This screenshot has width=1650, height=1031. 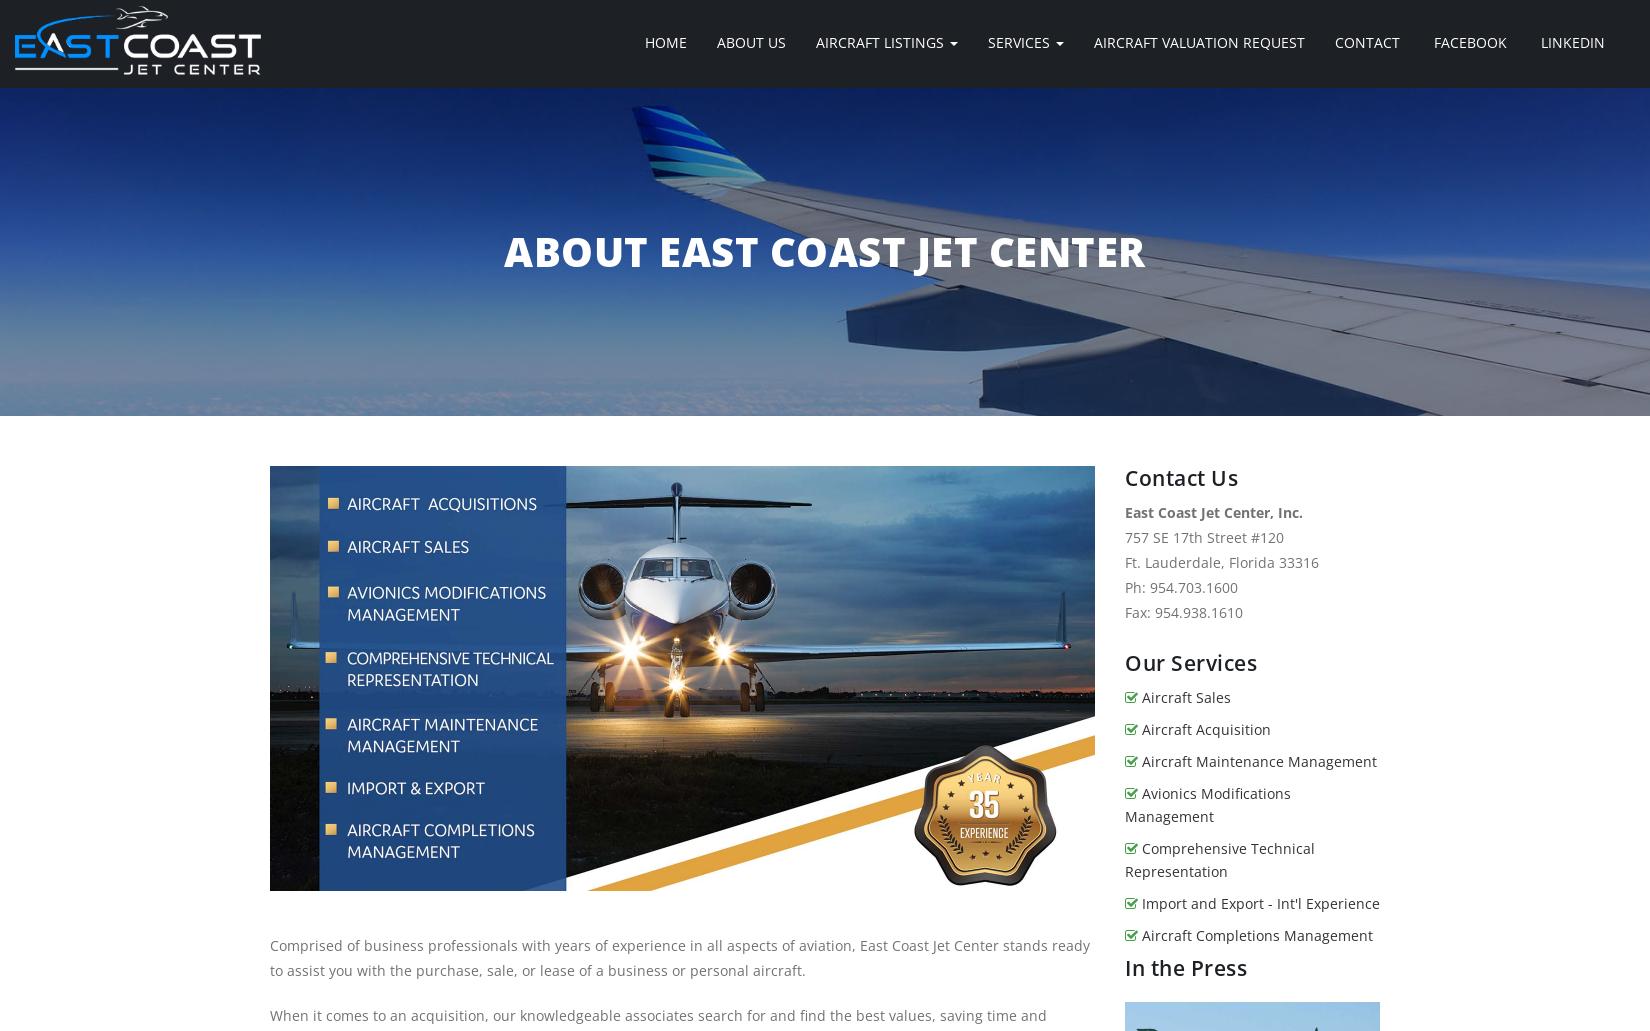 What do you see at coordinates (823, 251) in the screenshot?
I see `'About East Coast Jet Center'` at bounding box center [823, 251].